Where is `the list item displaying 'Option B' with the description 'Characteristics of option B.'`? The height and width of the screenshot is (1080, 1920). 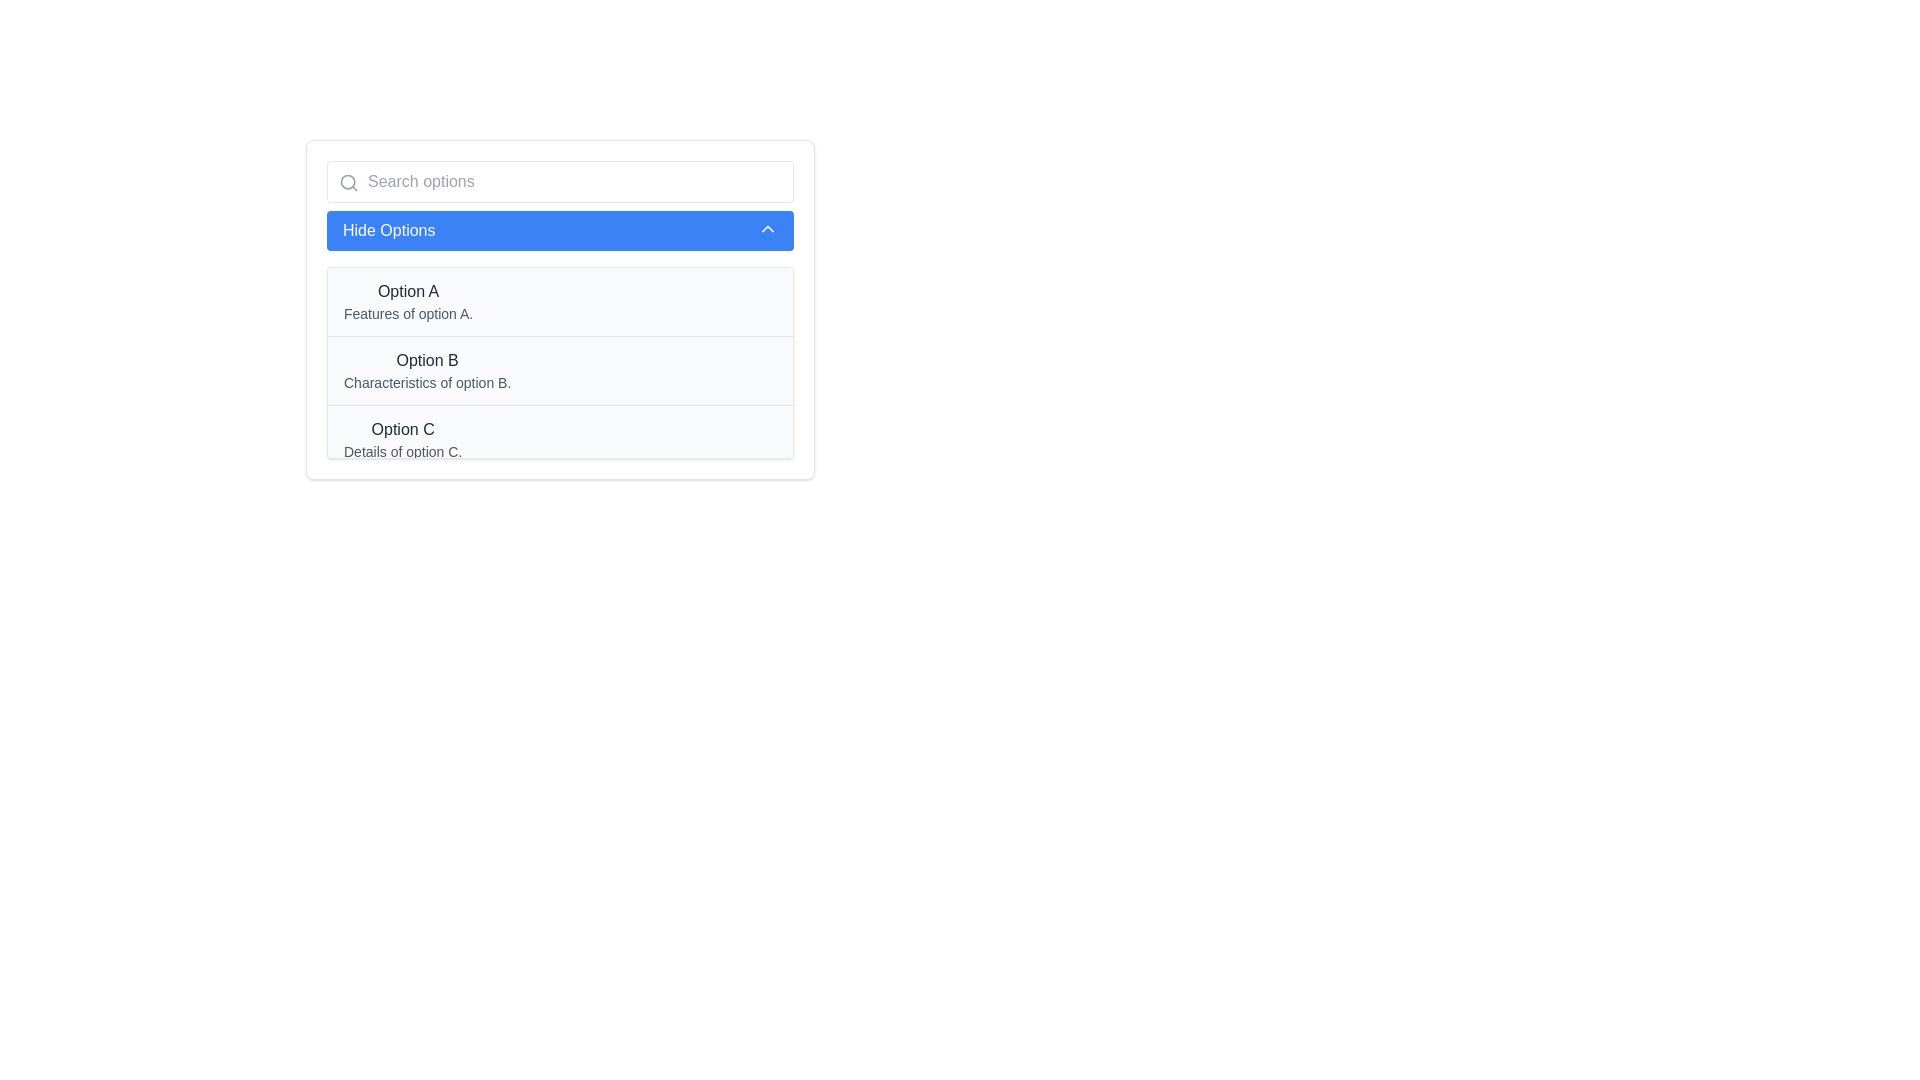 the list item displaying 'Option B' with the description 'Characteristics of option B.' is located at coordinates (560, 370).